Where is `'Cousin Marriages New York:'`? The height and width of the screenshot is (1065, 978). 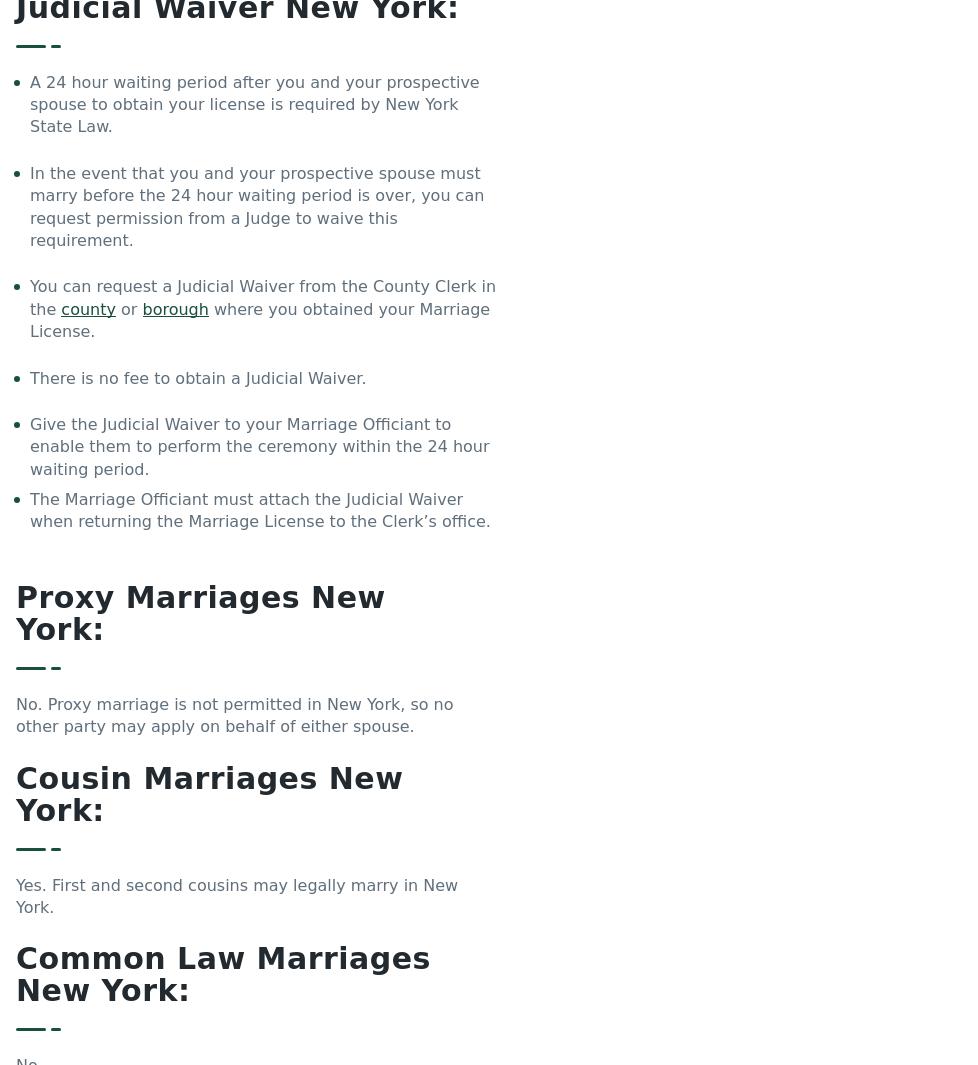 'Cousin Marriages New York:' is located at coordinates (209, 793).